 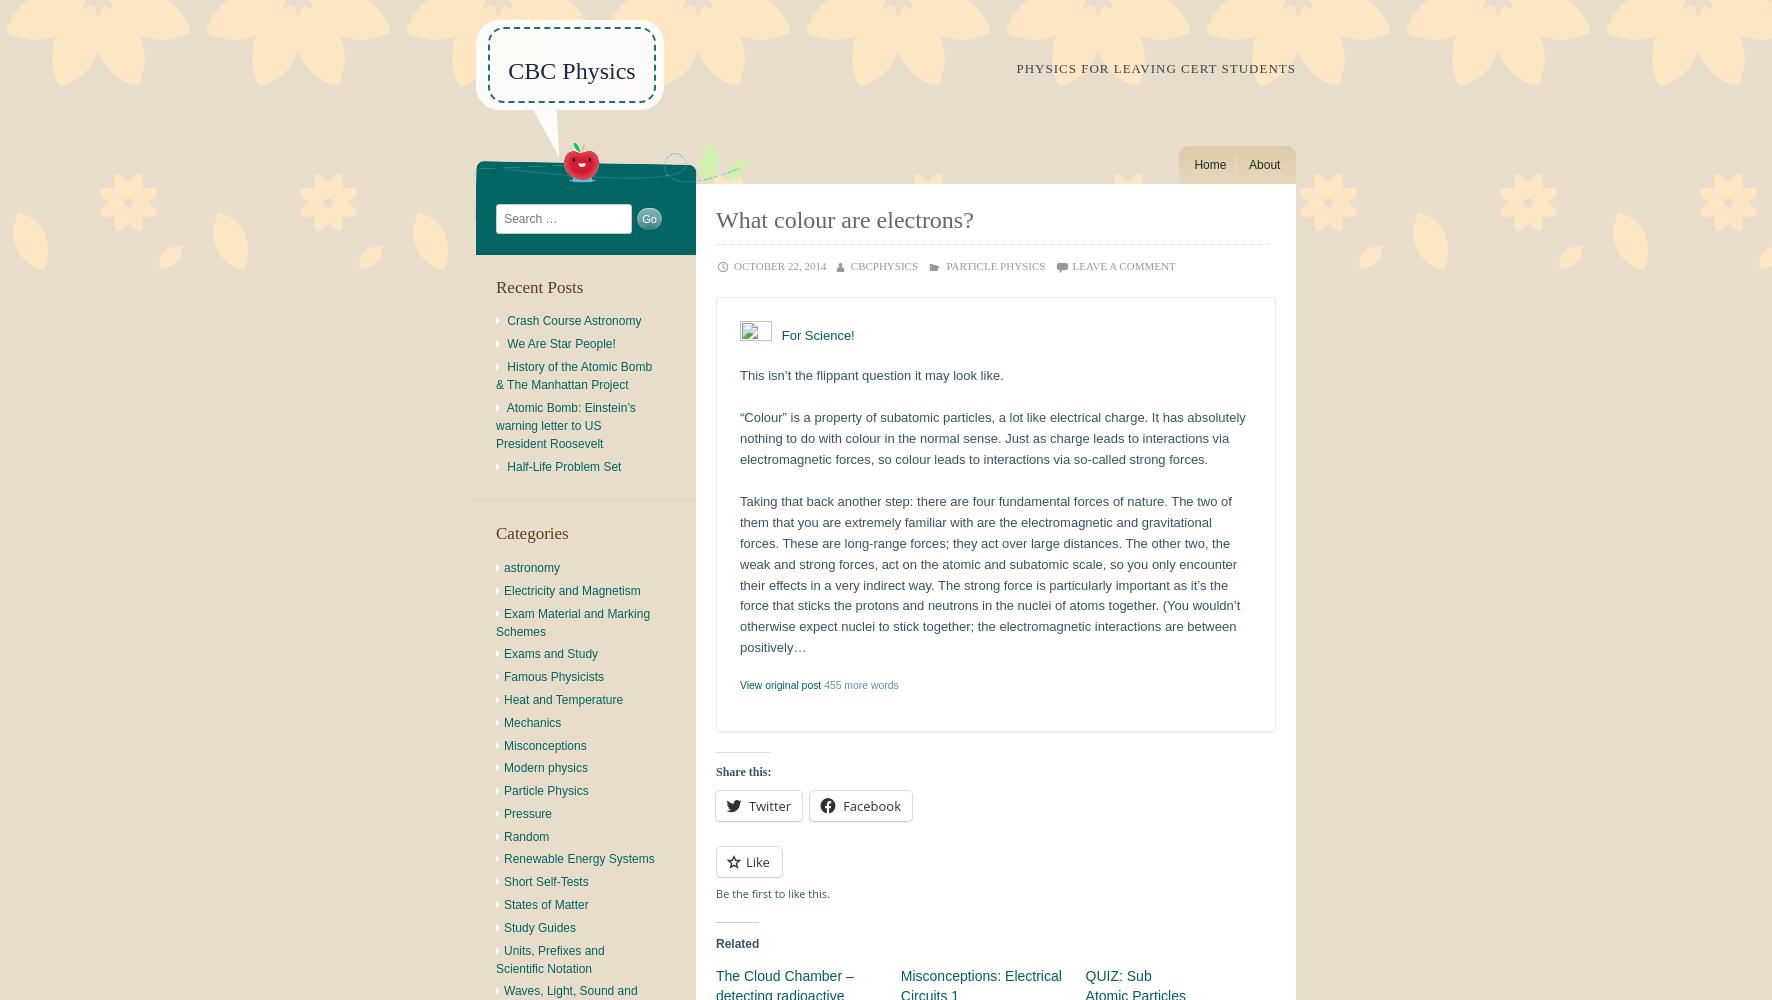 What do you see at coordinates (513, 211) in the screenshot?
I see `'Search'` at bounding box center [513, 211].